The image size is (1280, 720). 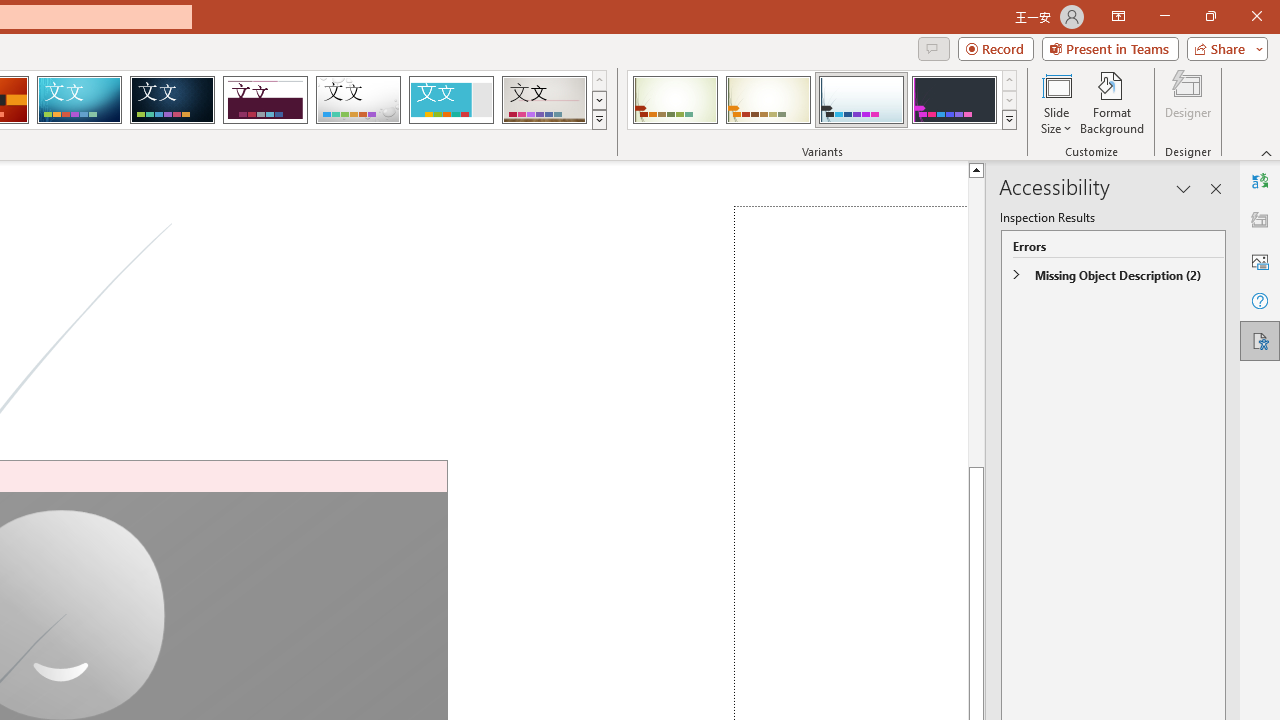 What do you see at coordinates (861, 100) in the screenshot?
I see `'Wisp Variant 3'` at bounding box center [861, 100].